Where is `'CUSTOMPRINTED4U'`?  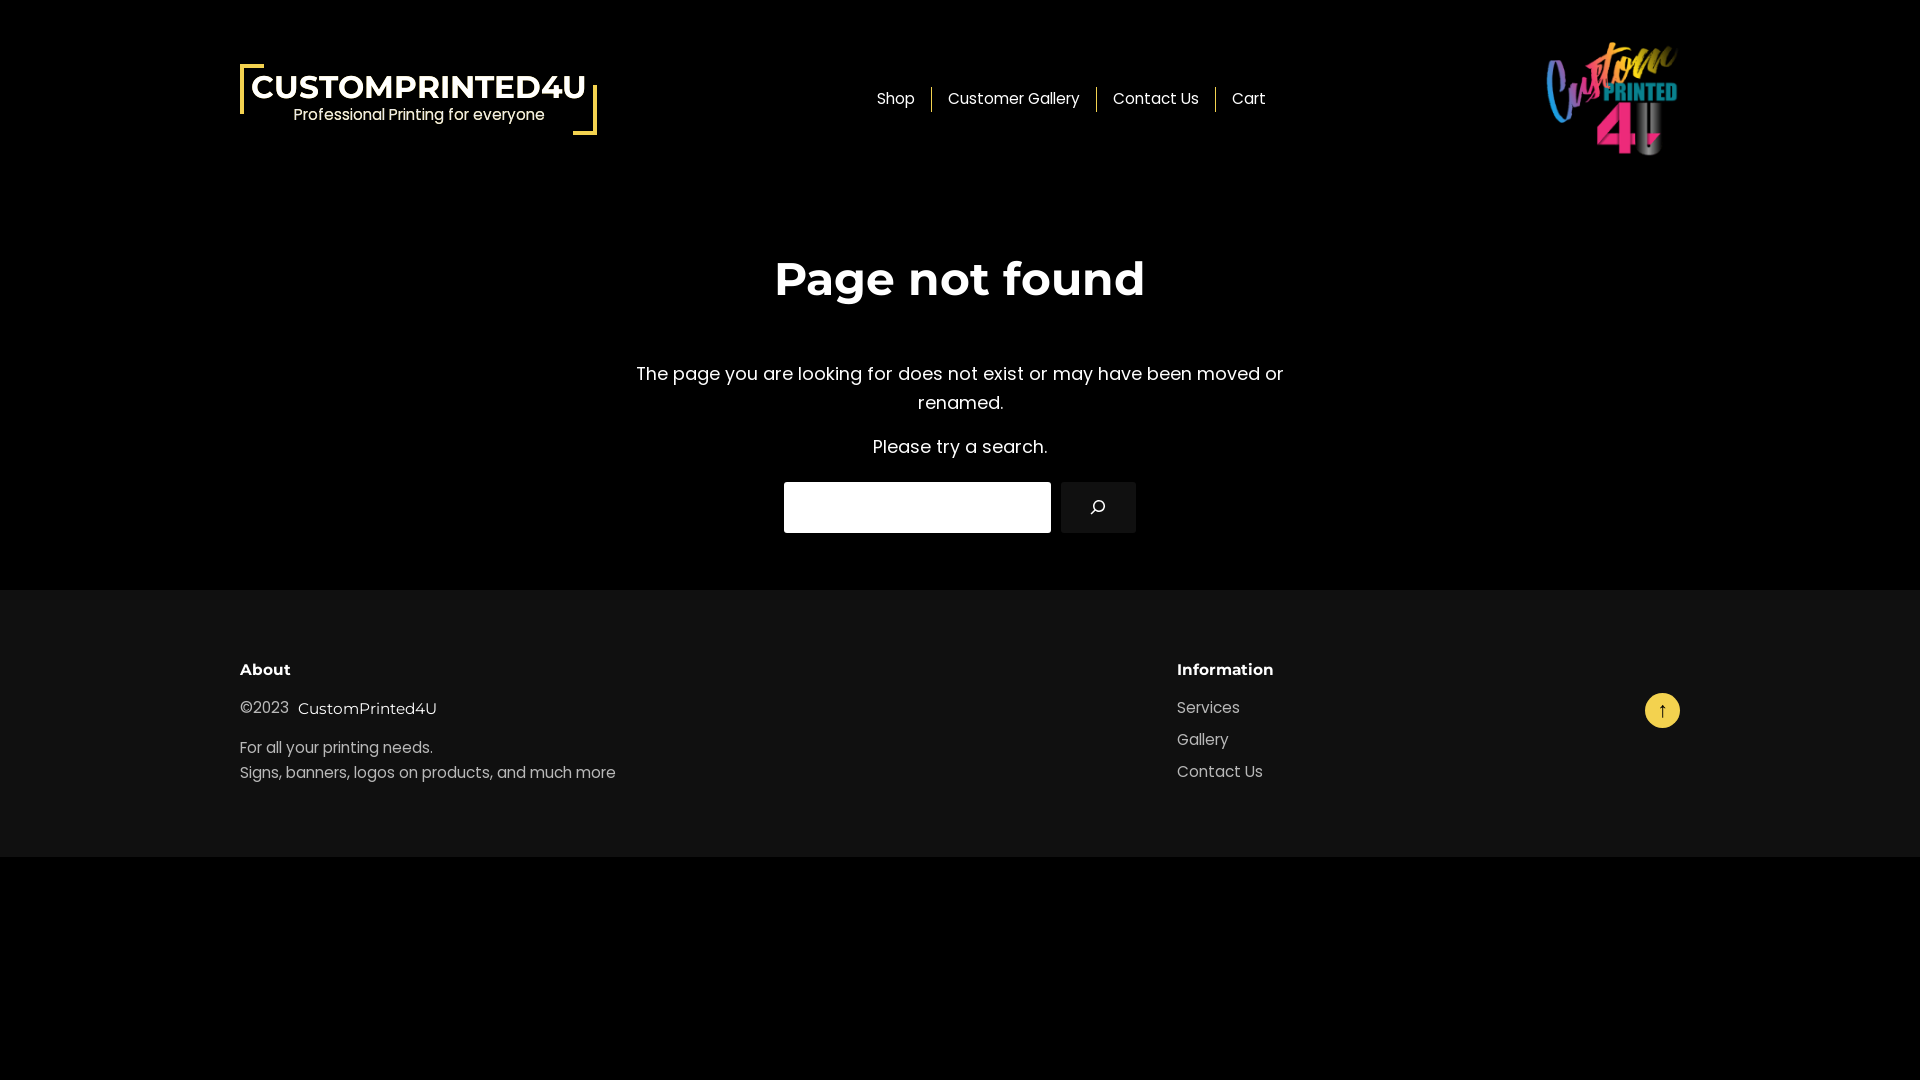
'CUSTOMPRINTED4U' is located at coordinates (417, 86).